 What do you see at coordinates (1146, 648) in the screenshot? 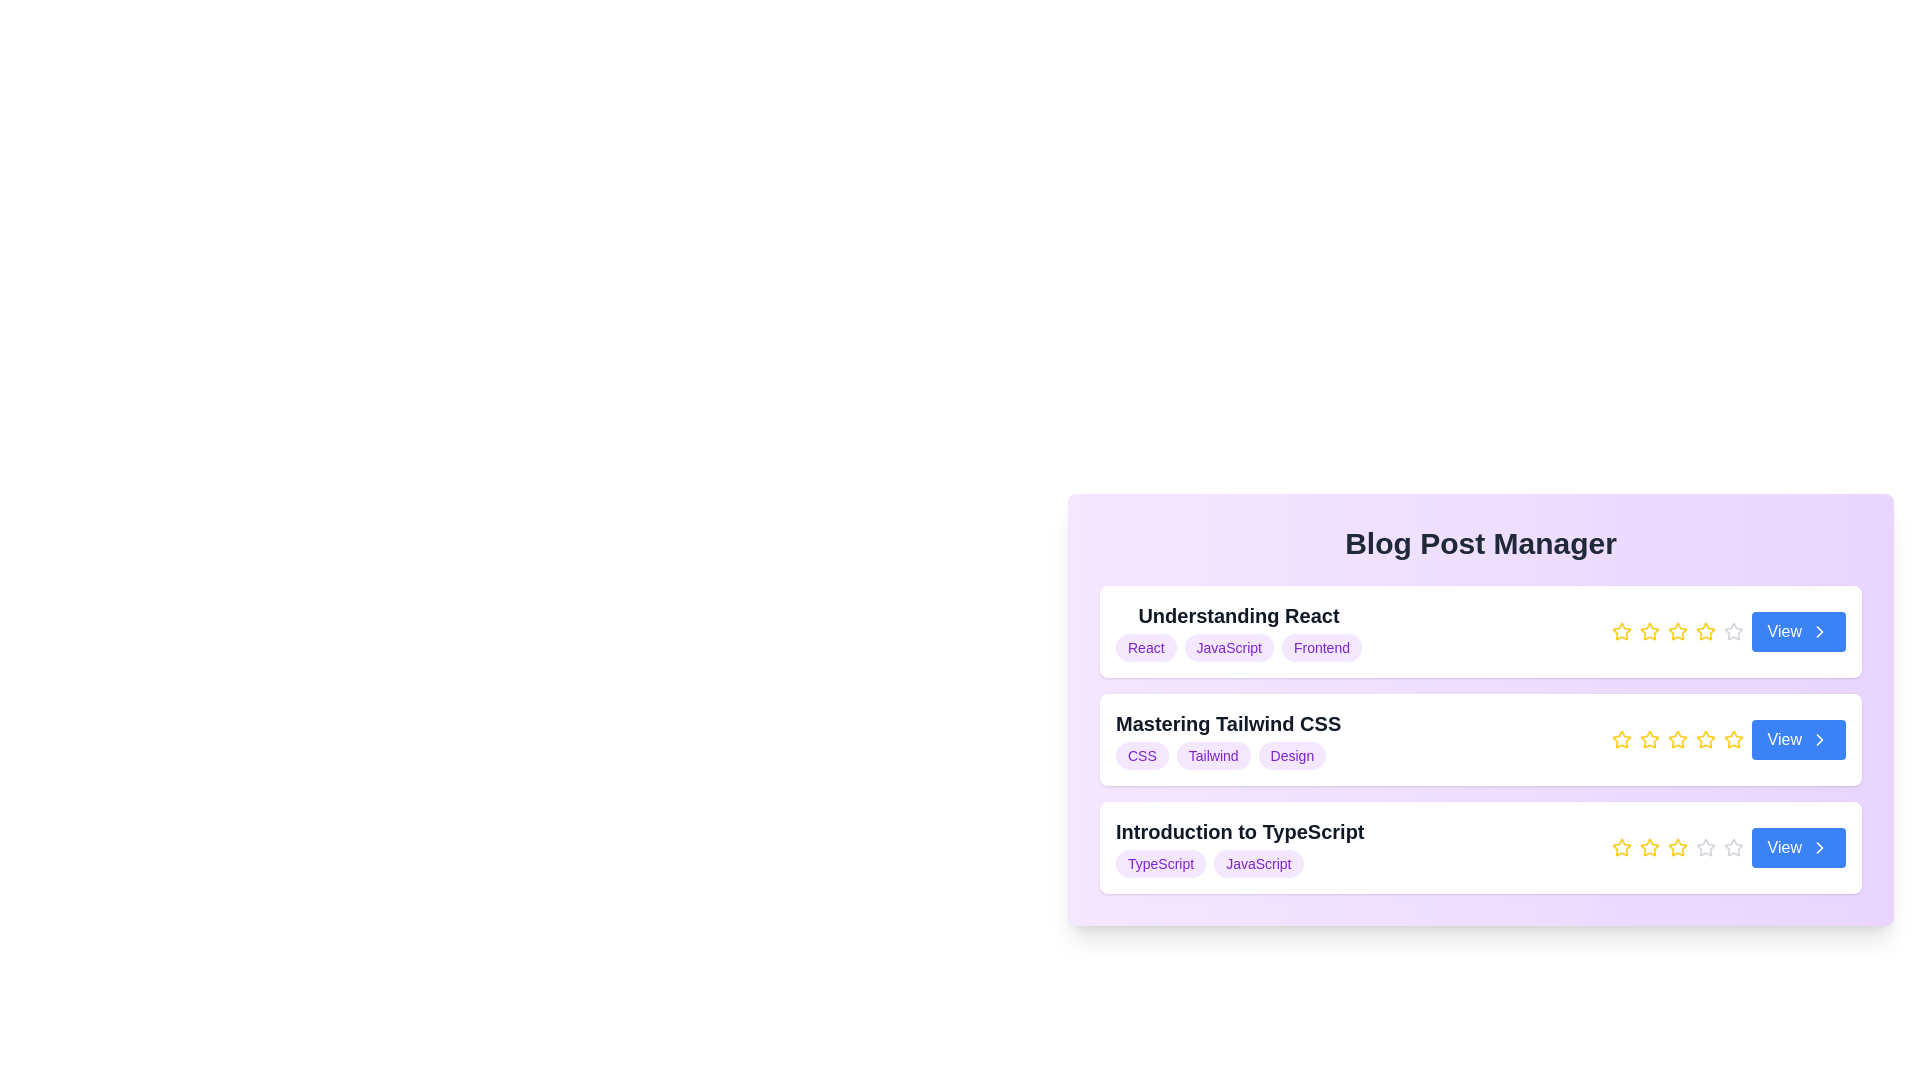
I see `the rectangular tag labeled 'React' with a light purple background and dark purple text, which is the first tag under the title 'Understanding React'` at bounding box center [1146, 648].